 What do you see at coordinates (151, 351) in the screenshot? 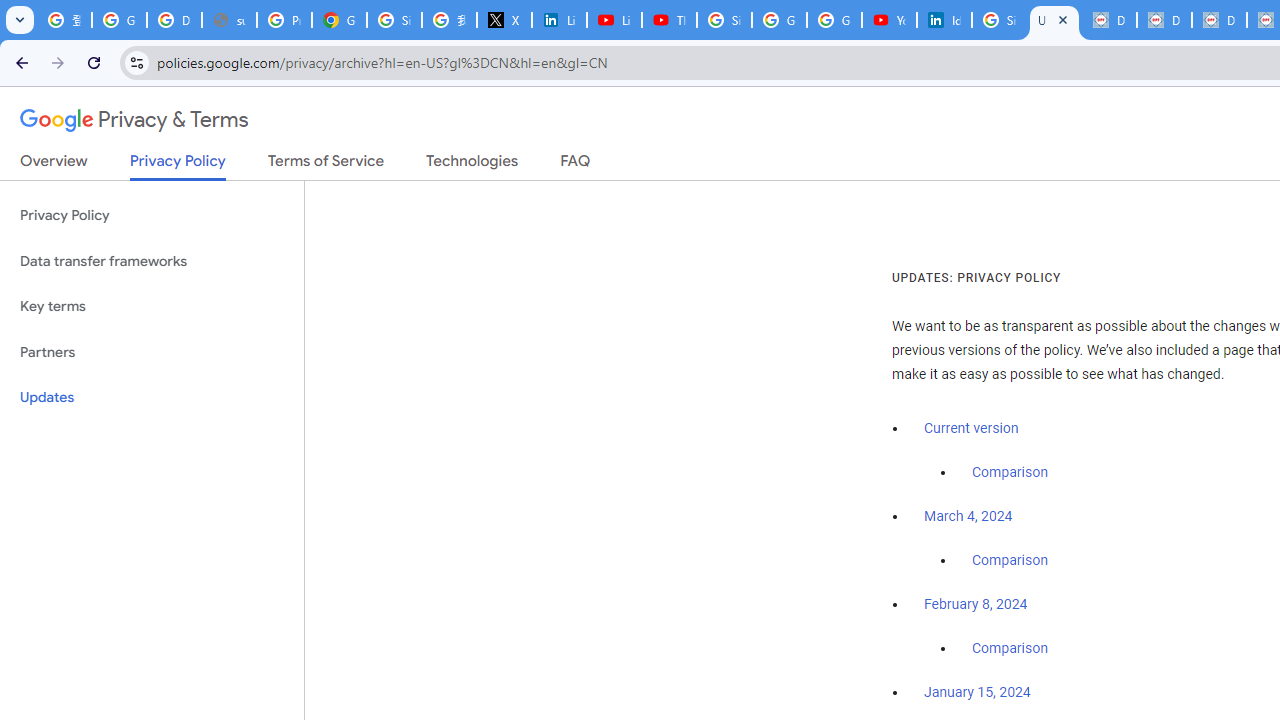
I see `'Partners'` at bounding box center [151, 351].